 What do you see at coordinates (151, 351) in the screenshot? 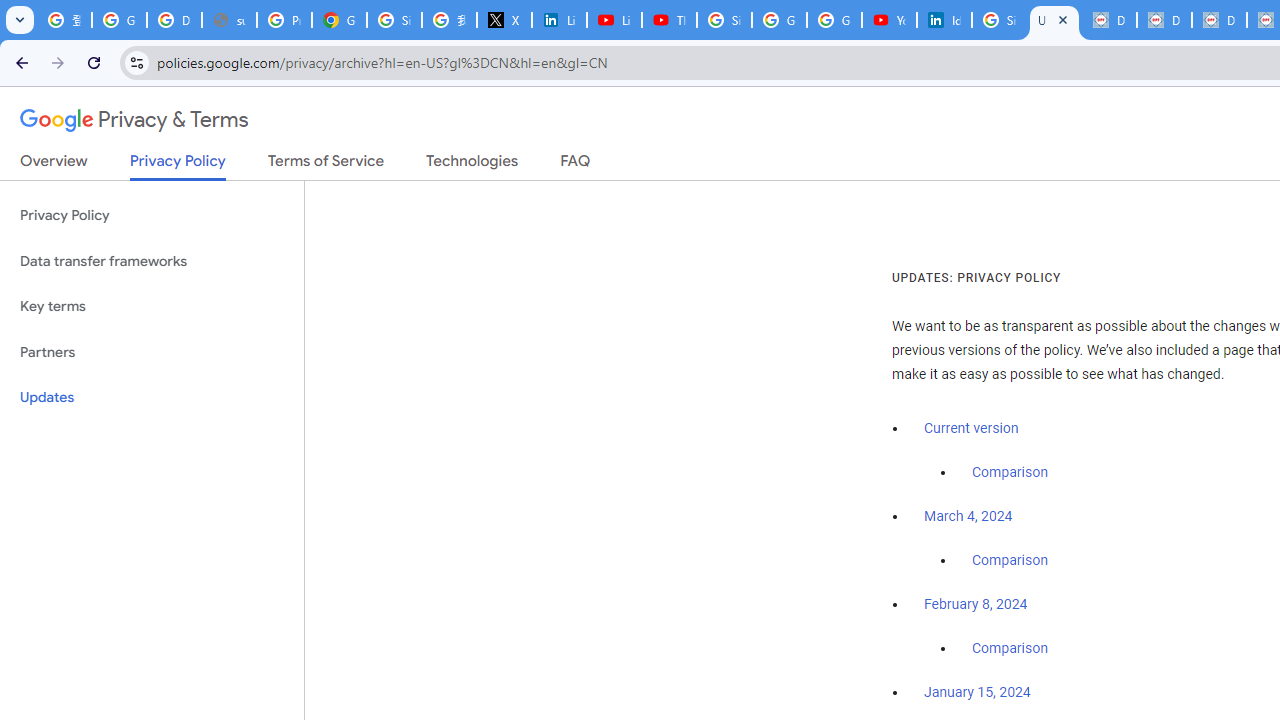
I see `'Partners'` at bounding box center [151, 351].